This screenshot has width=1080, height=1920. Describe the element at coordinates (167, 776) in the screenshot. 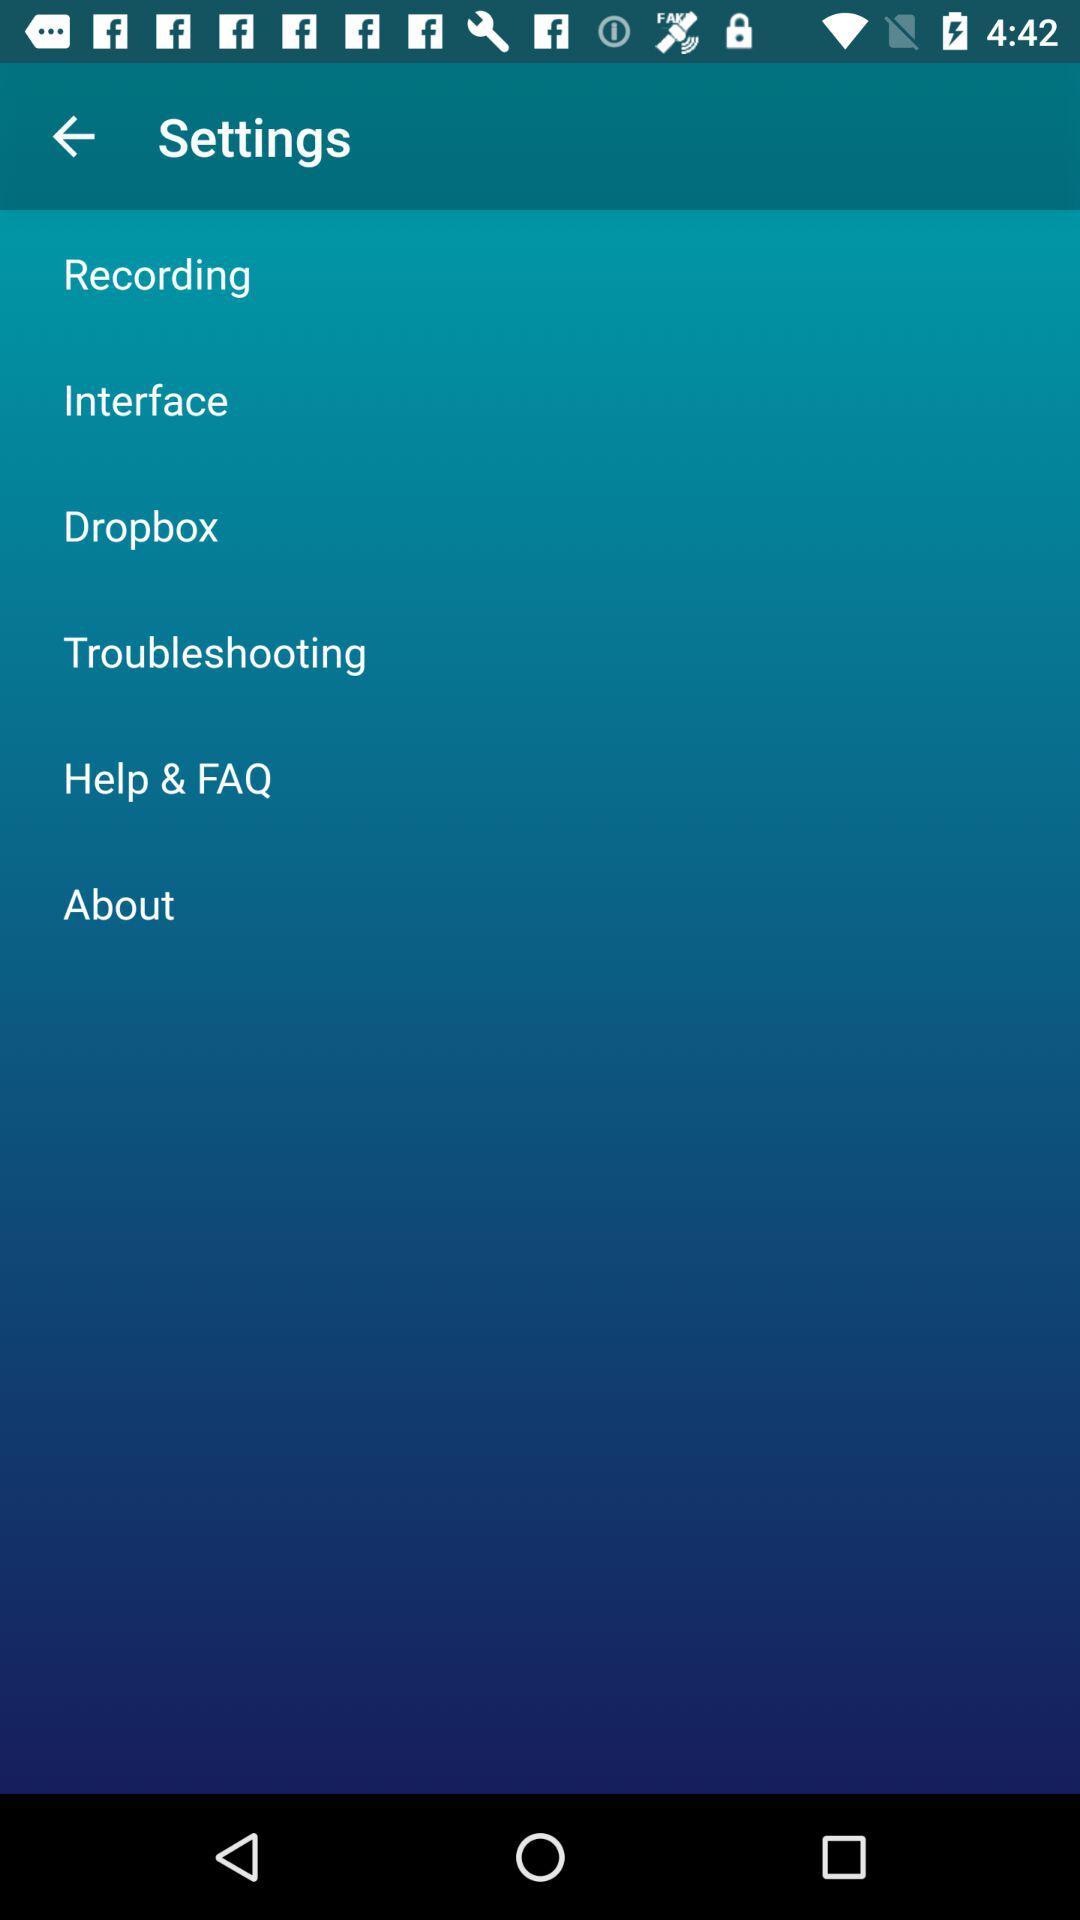

I see `the help & faq` at that location.